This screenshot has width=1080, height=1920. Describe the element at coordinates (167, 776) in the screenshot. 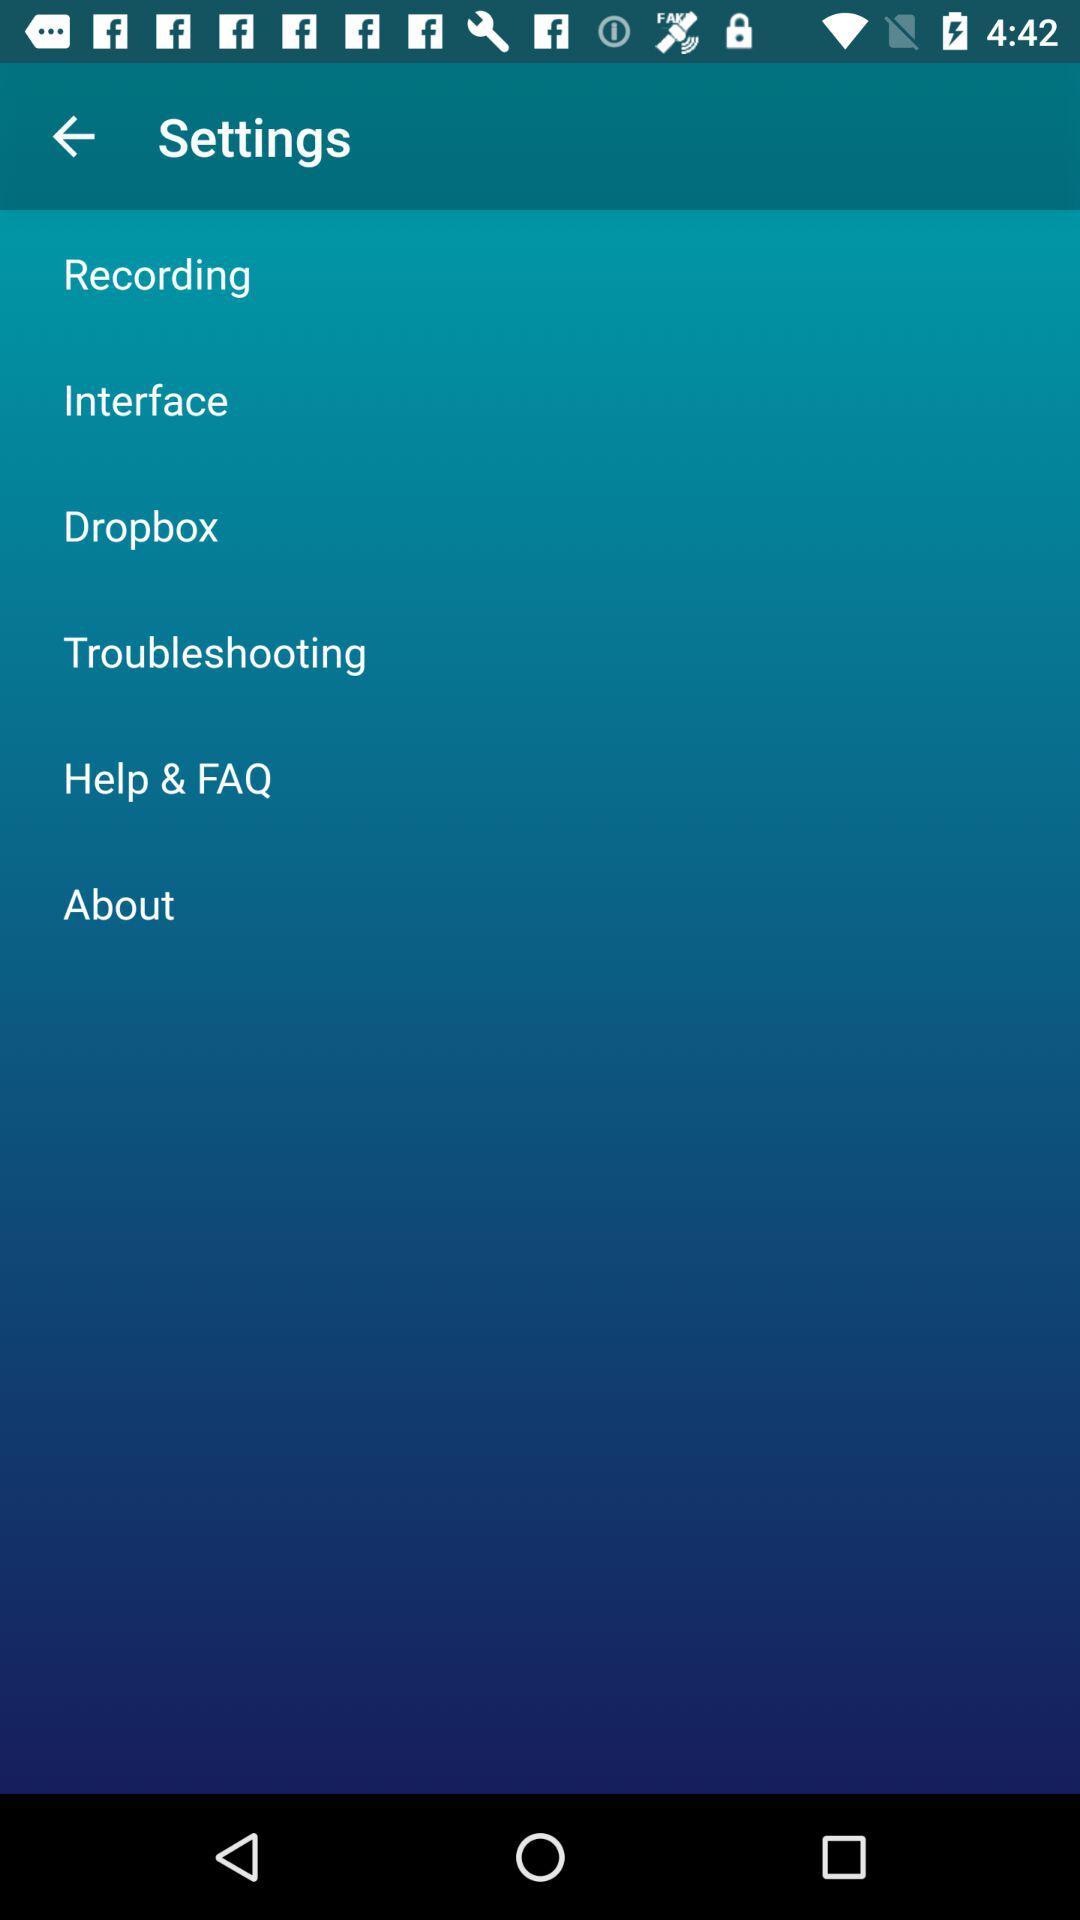

I see `the help & faq` at that location.